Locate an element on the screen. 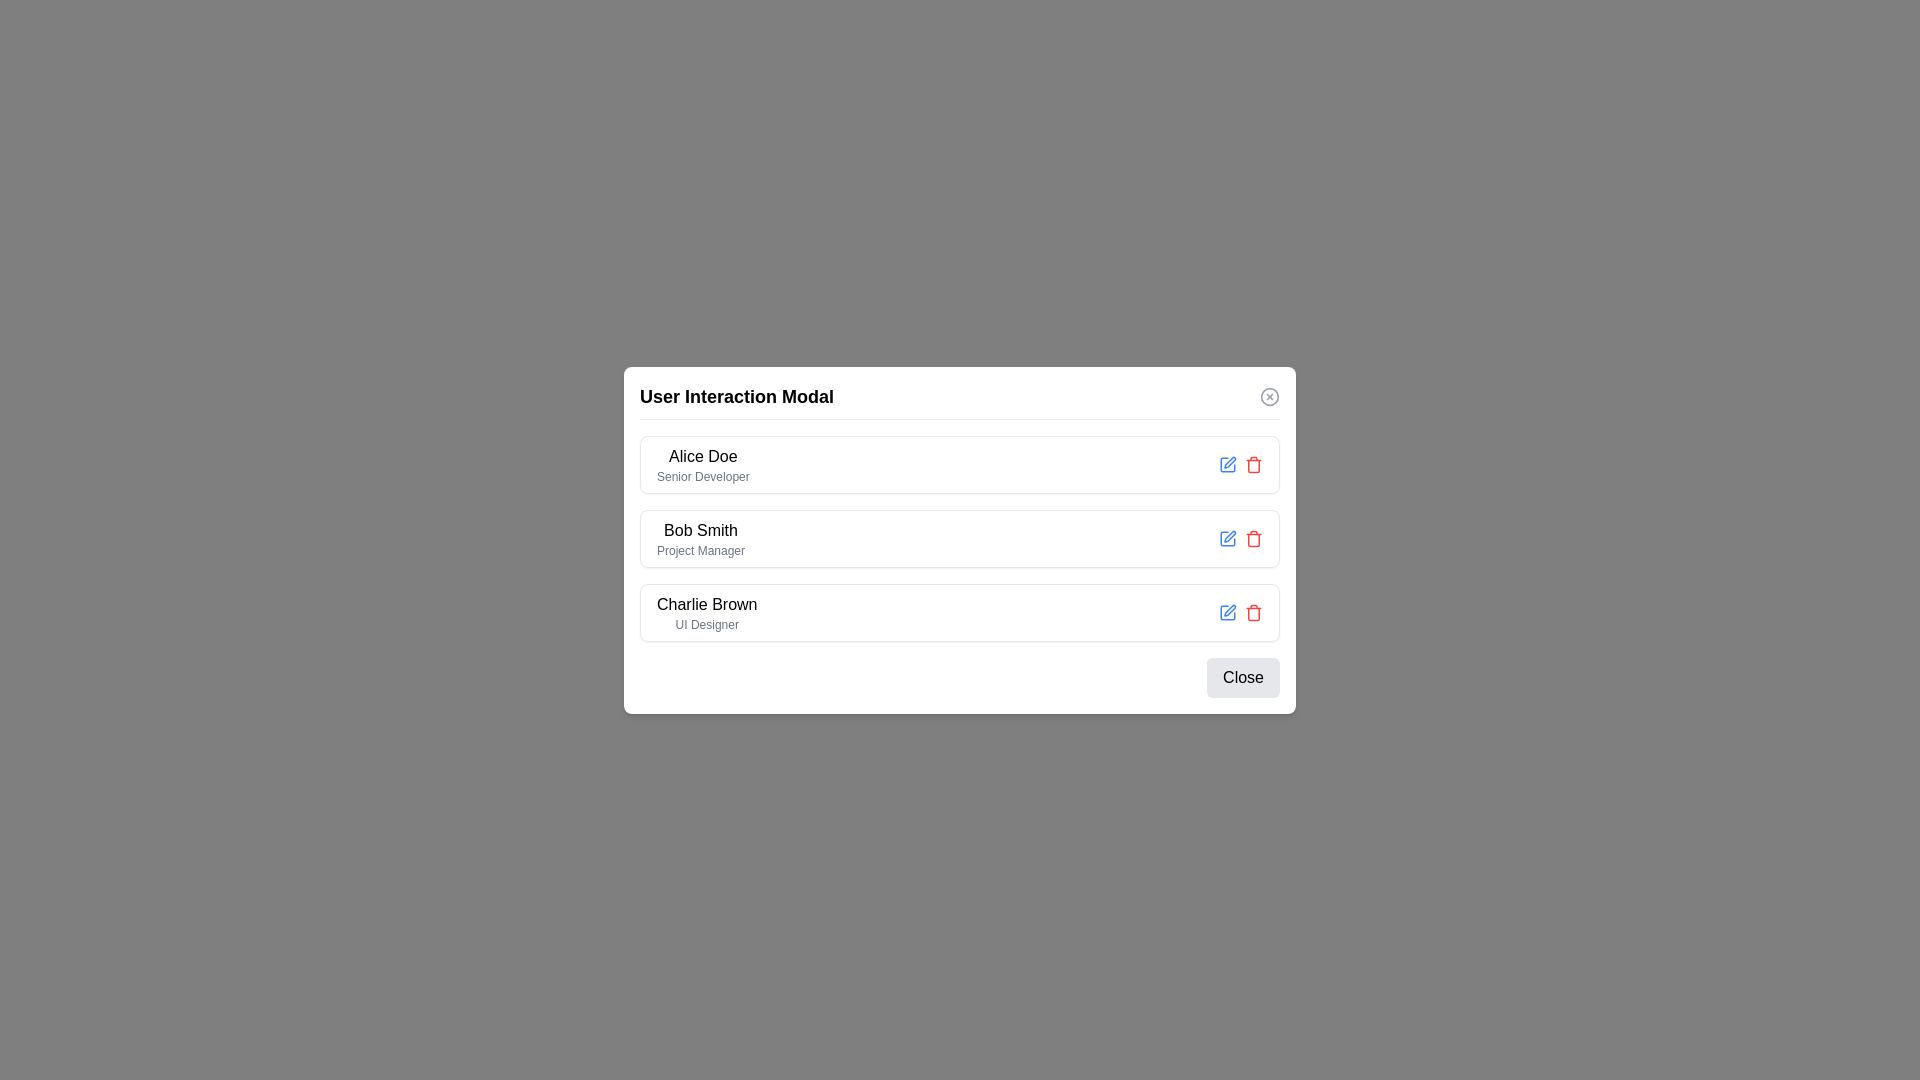 The width and height of the screenshot is (1920, 1080). the text label that identifies an individual, positioned below 'Alice Doe' and above 'Charlie Brown', within the modal that includes the subtitle 'Project Manager' is located at coordinates (700, 529).